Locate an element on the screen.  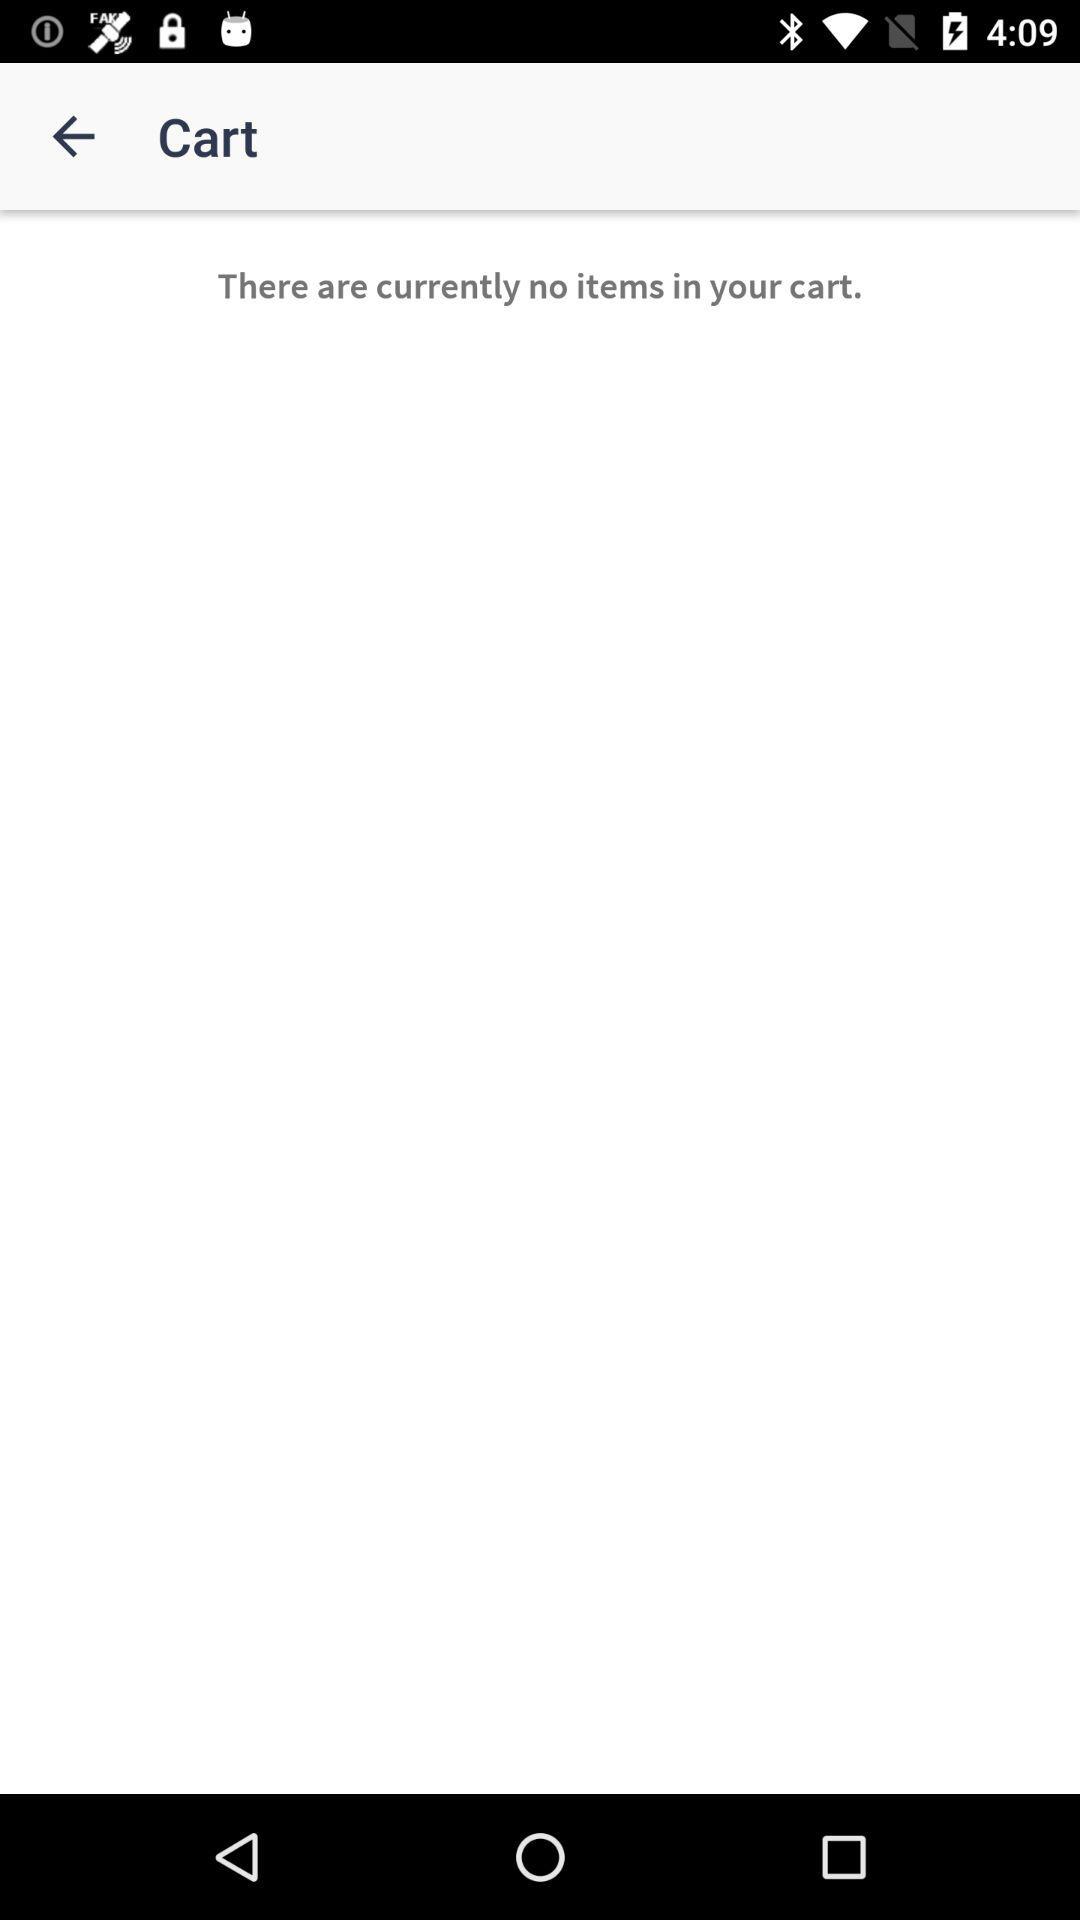
item next to cart is located at coordinates (72, 135).